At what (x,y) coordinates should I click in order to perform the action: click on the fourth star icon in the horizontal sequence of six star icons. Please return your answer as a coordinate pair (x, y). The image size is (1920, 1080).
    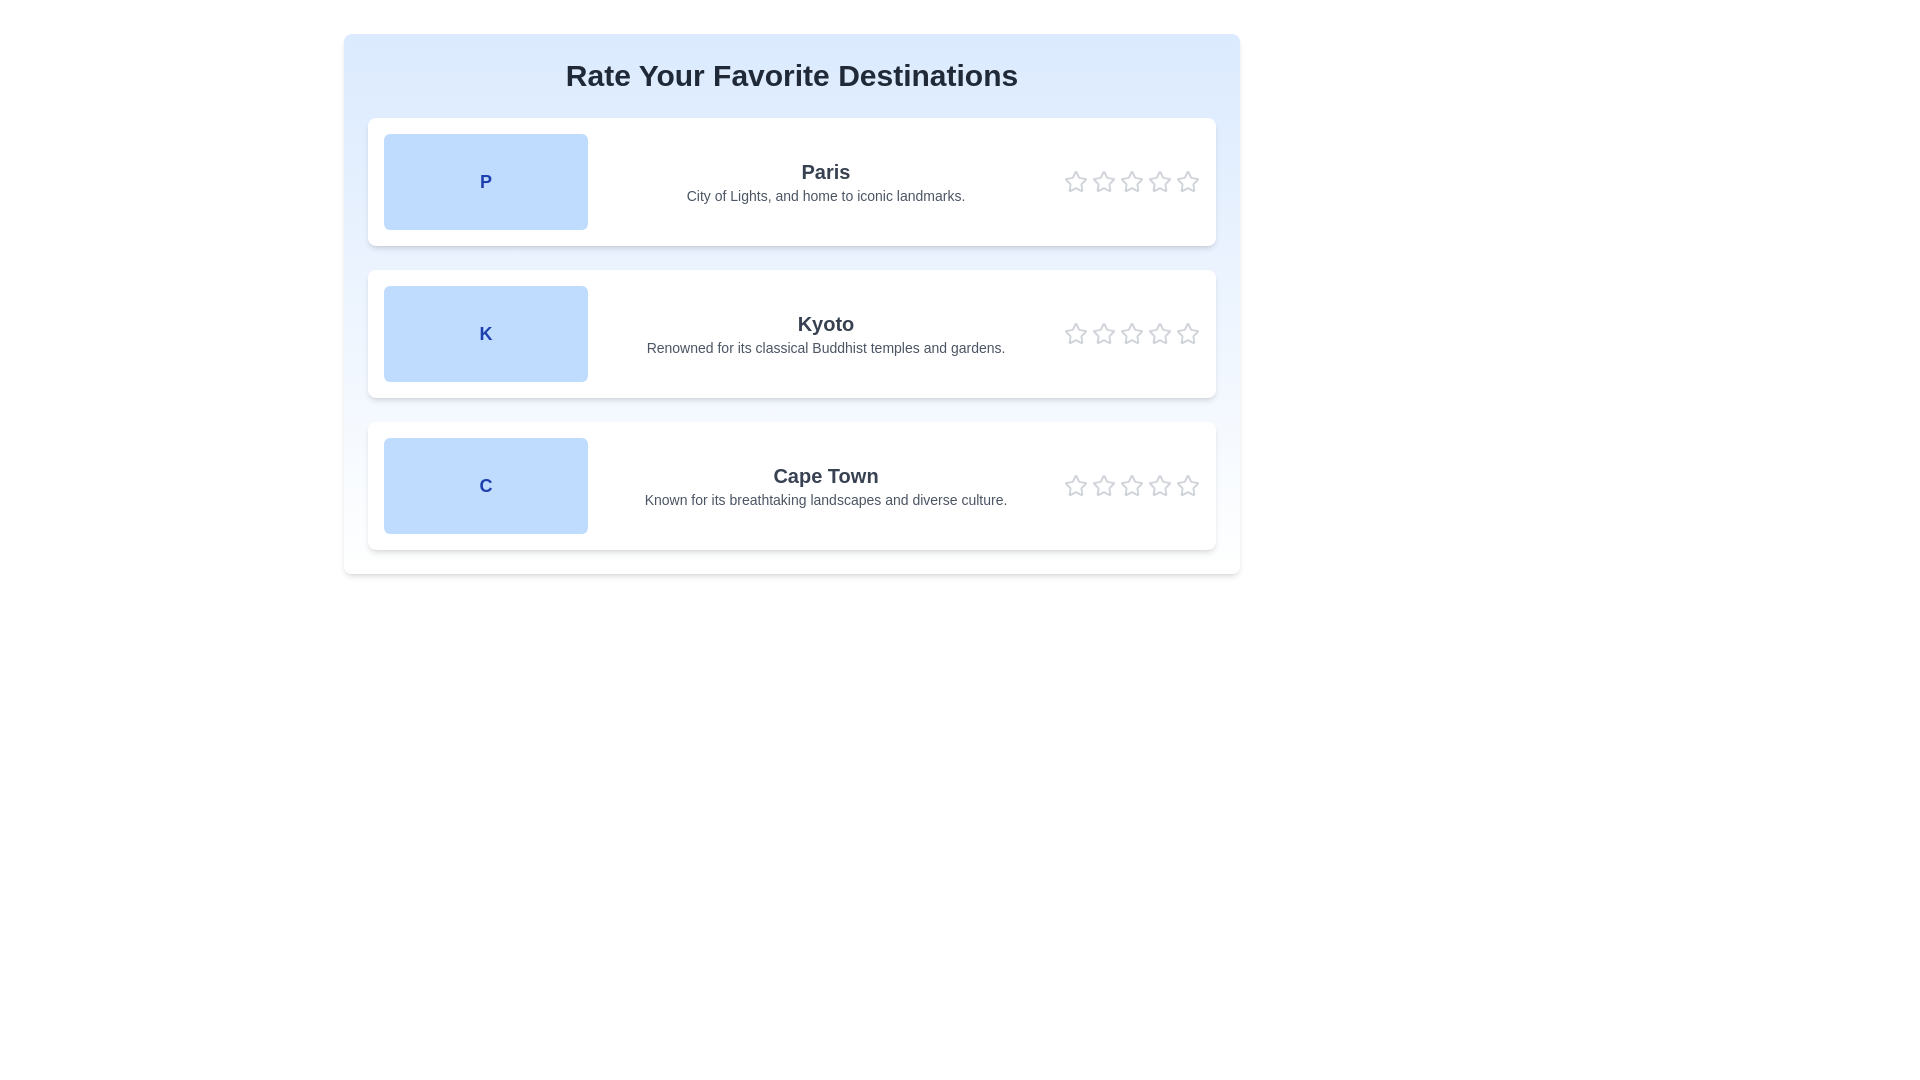
    Looking at the image, I should click on (1132, 333).